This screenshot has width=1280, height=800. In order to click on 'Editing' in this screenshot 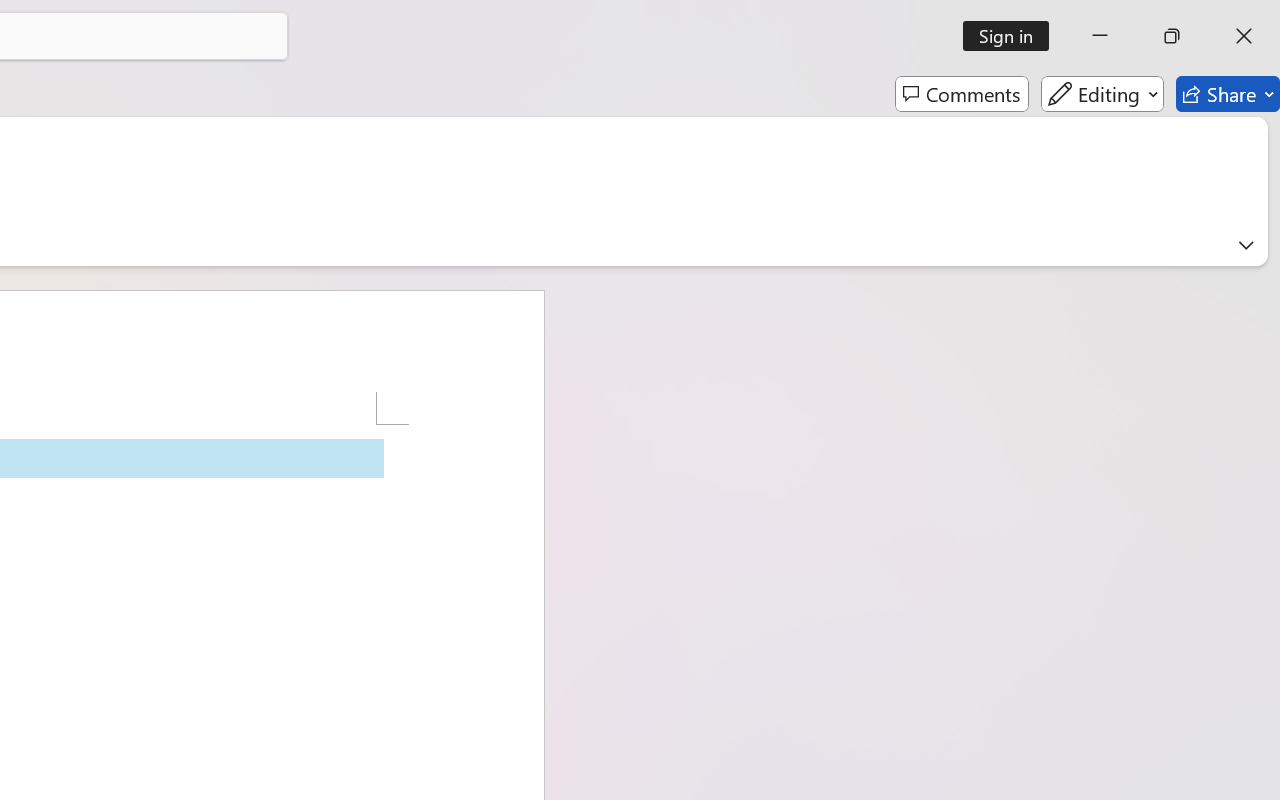, I will do `click(1101, 94)`.